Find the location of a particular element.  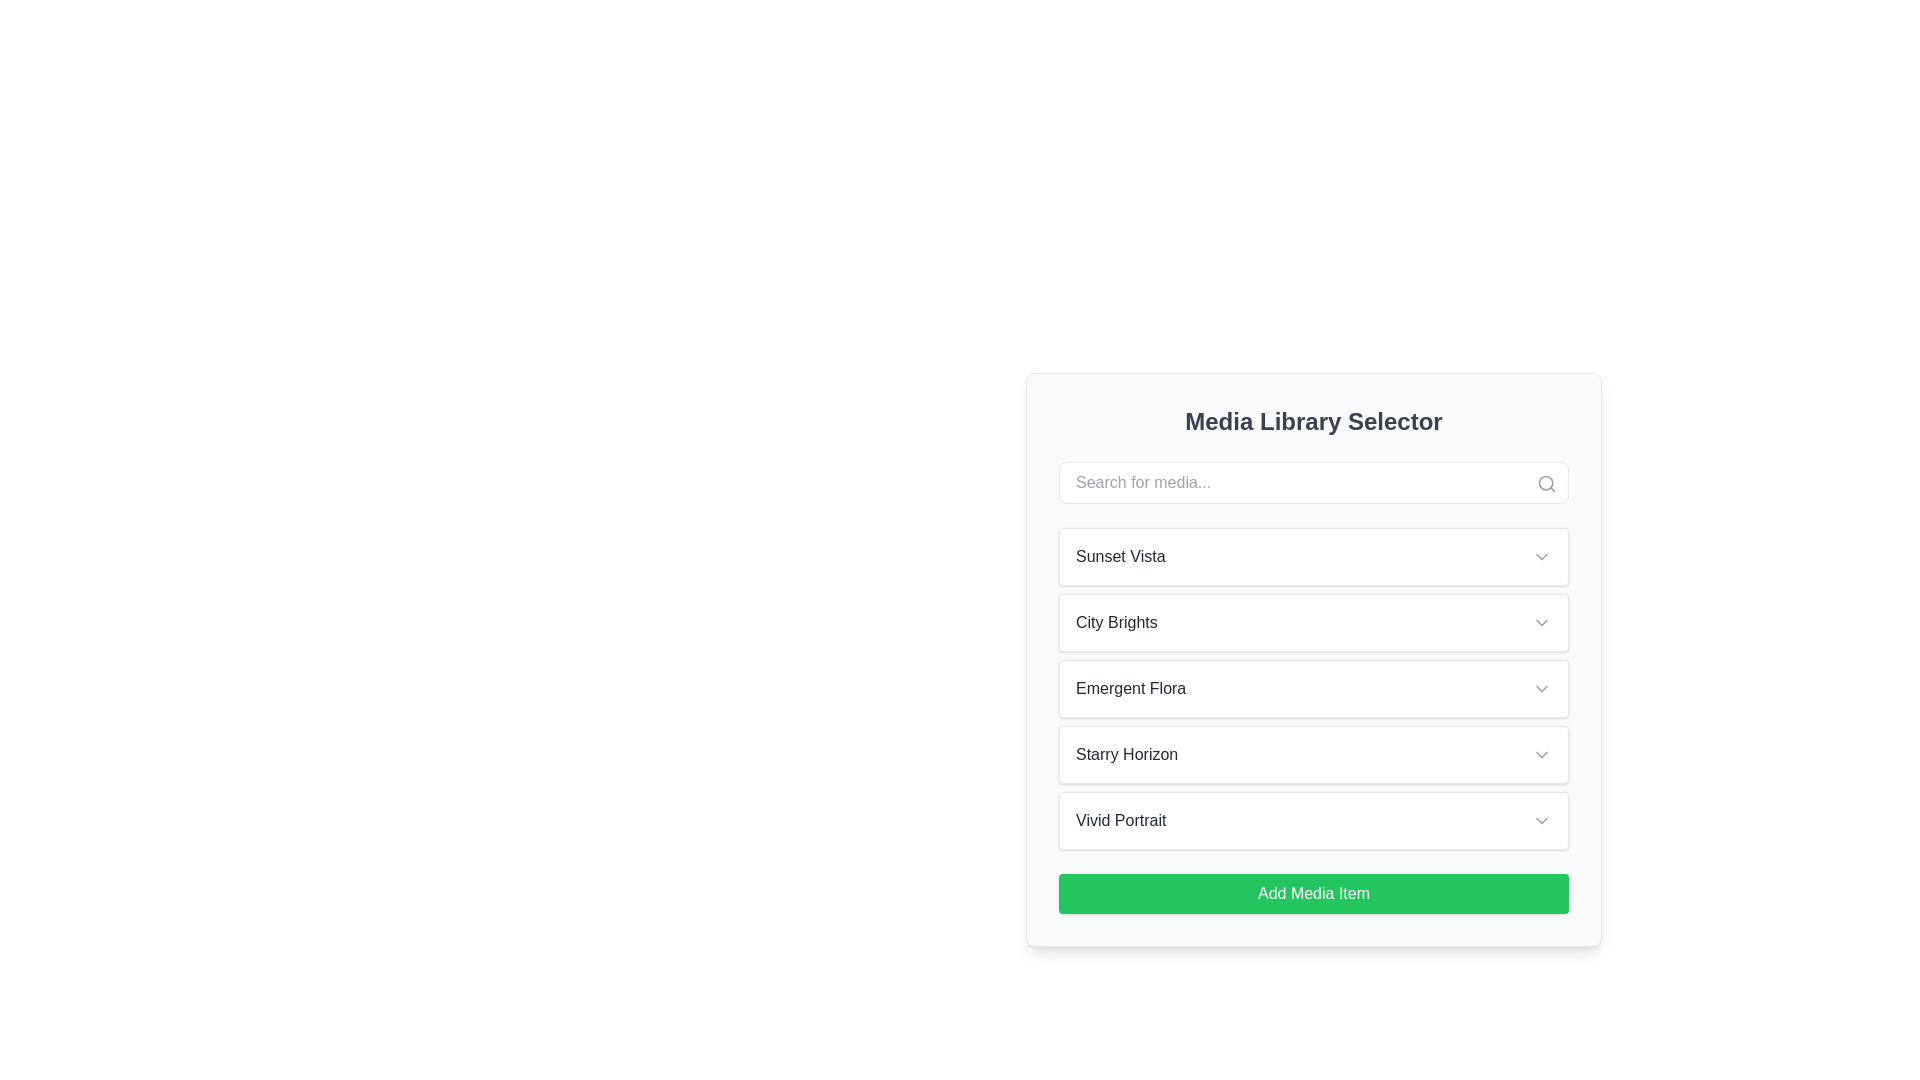

the search icon resembling a magnifying glass located at the top-right corner of the search bar's input field is located at coordinates (1545, 483).